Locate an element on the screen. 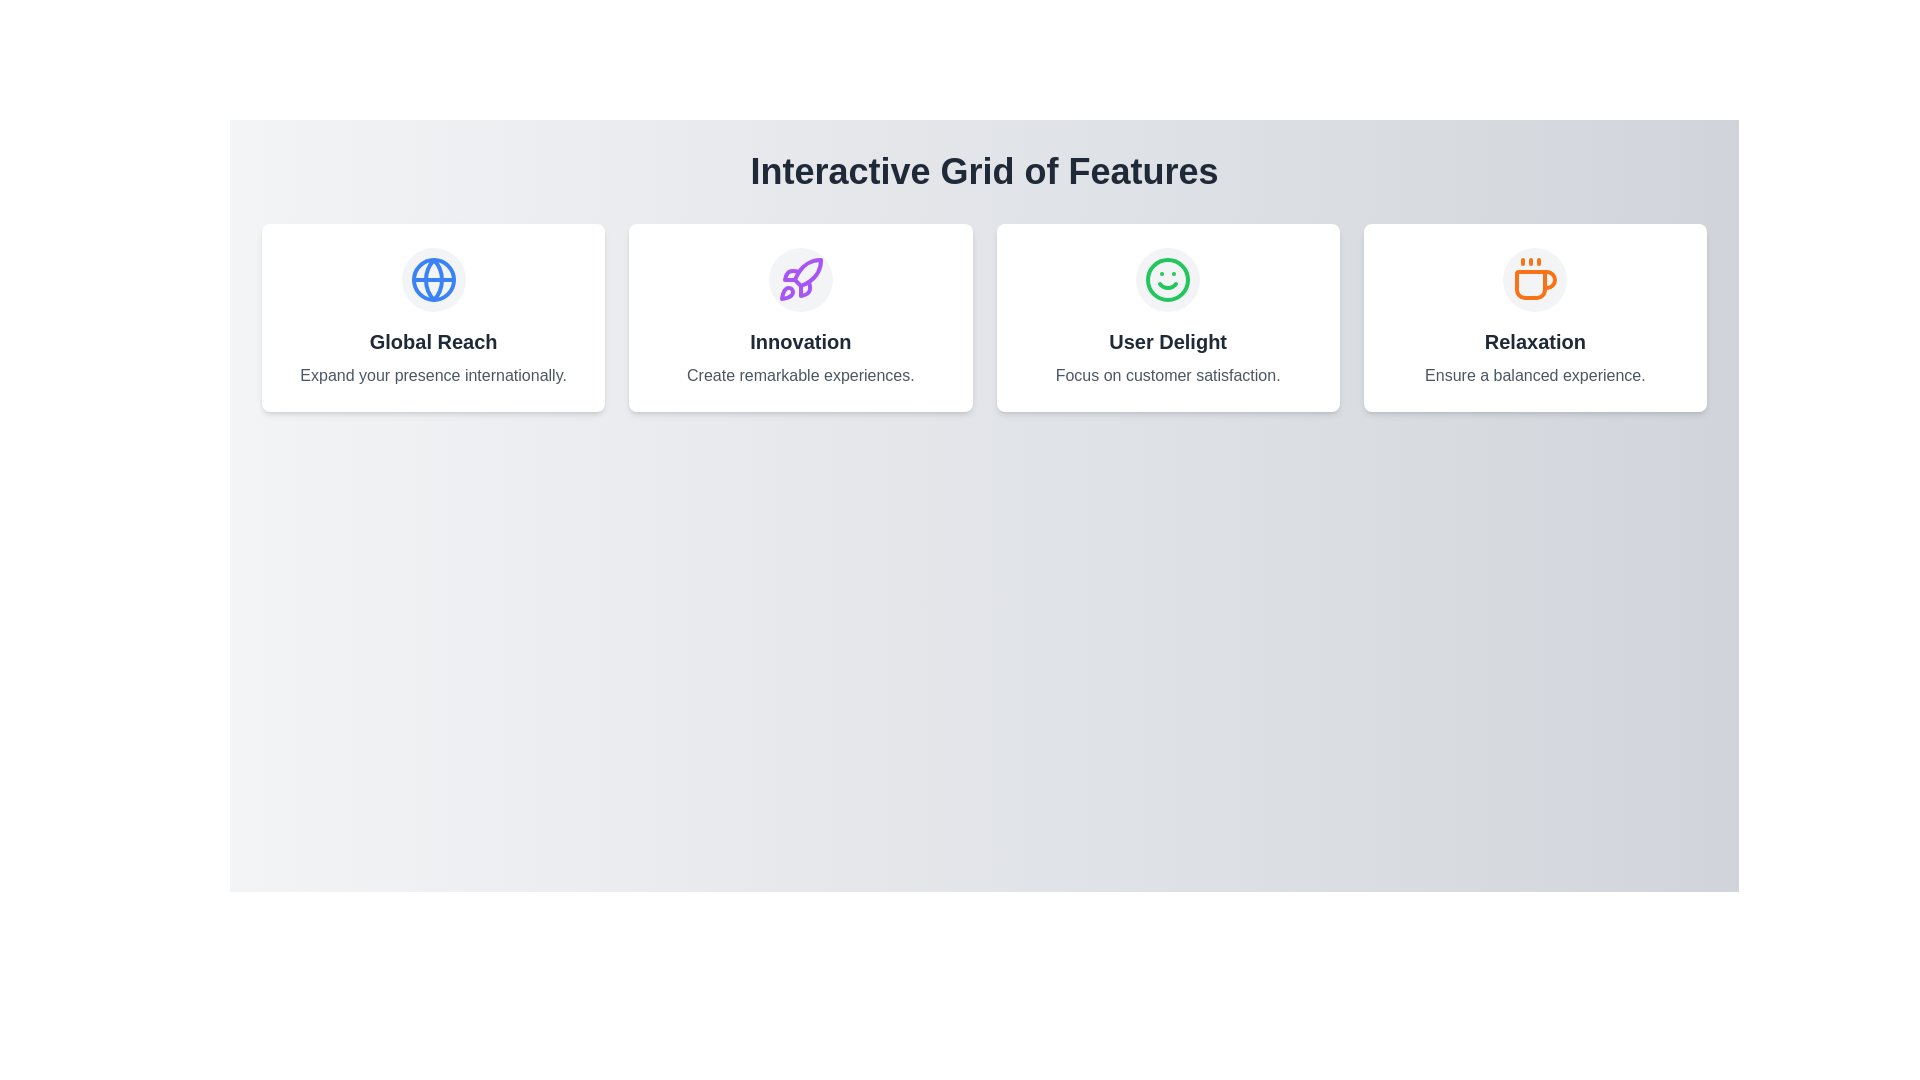 The width and height of the screenshot is (1920, 1080). the 'User Delight' icon located in the third card of a horizontally arranged grid layout is located at coordinates (1168, 280).